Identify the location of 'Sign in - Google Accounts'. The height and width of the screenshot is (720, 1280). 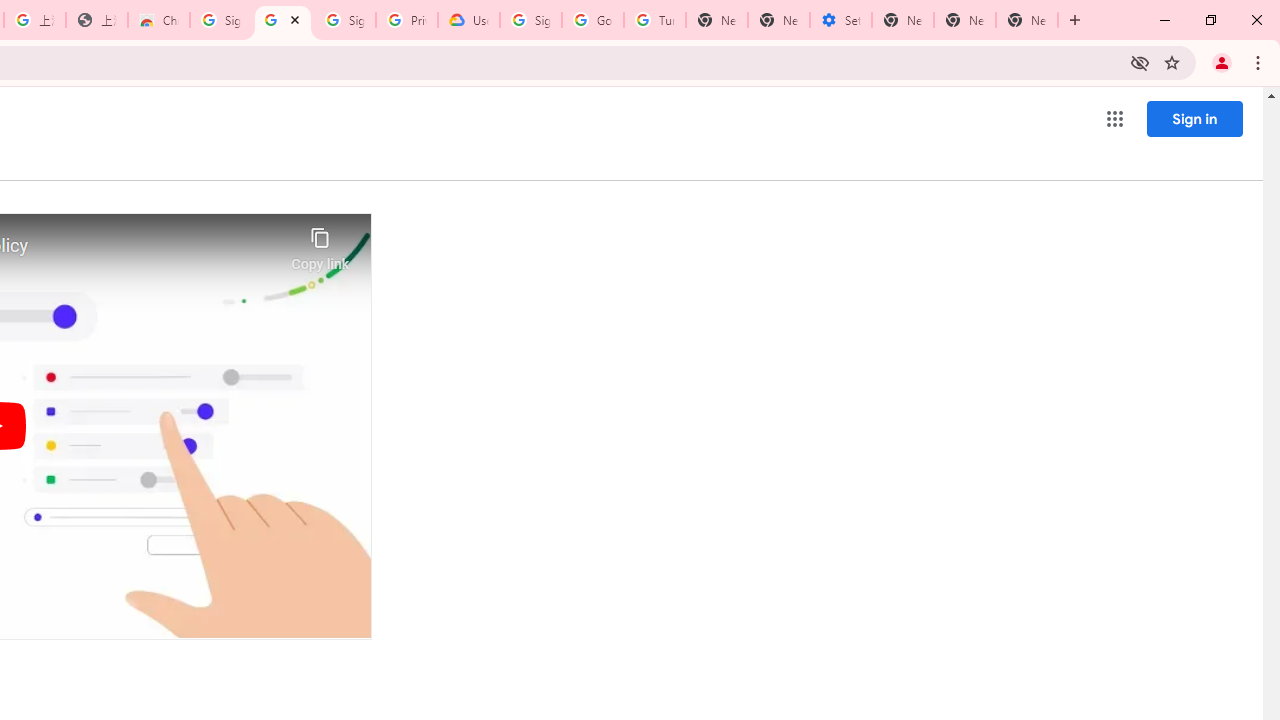
(220, 20).